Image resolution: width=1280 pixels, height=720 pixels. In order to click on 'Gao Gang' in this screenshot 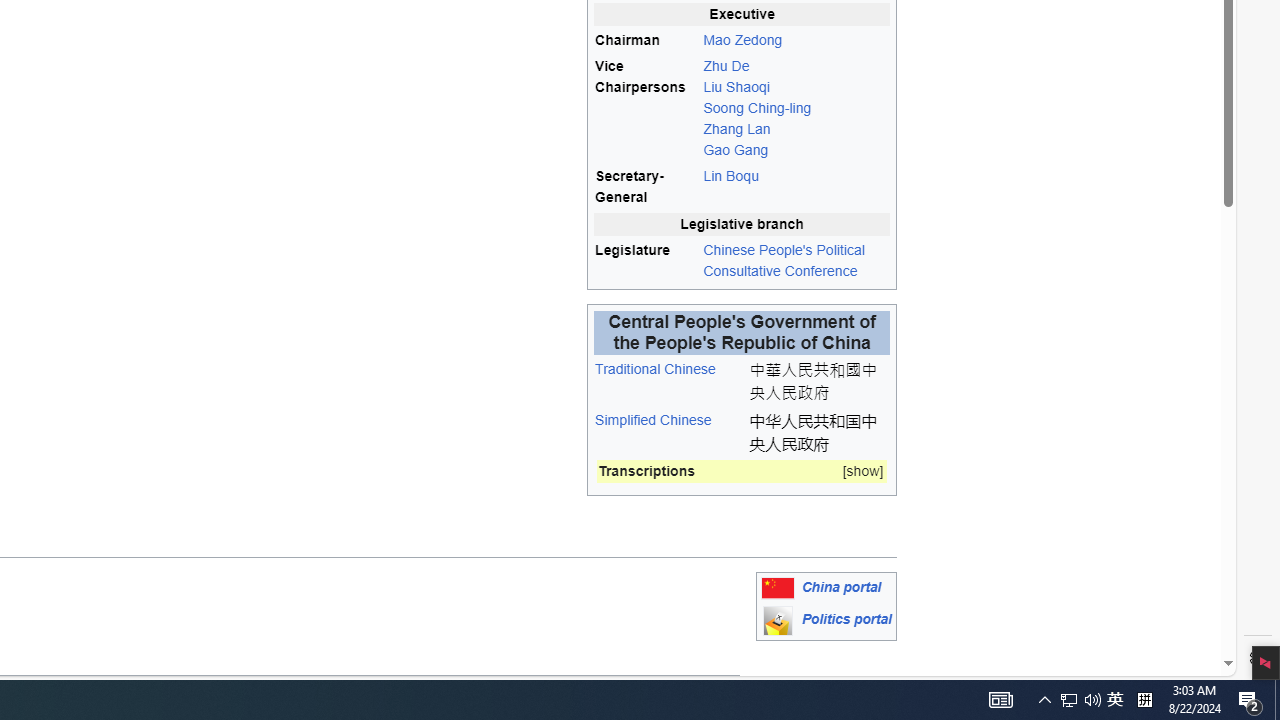, I will do `click(735, 149)`.